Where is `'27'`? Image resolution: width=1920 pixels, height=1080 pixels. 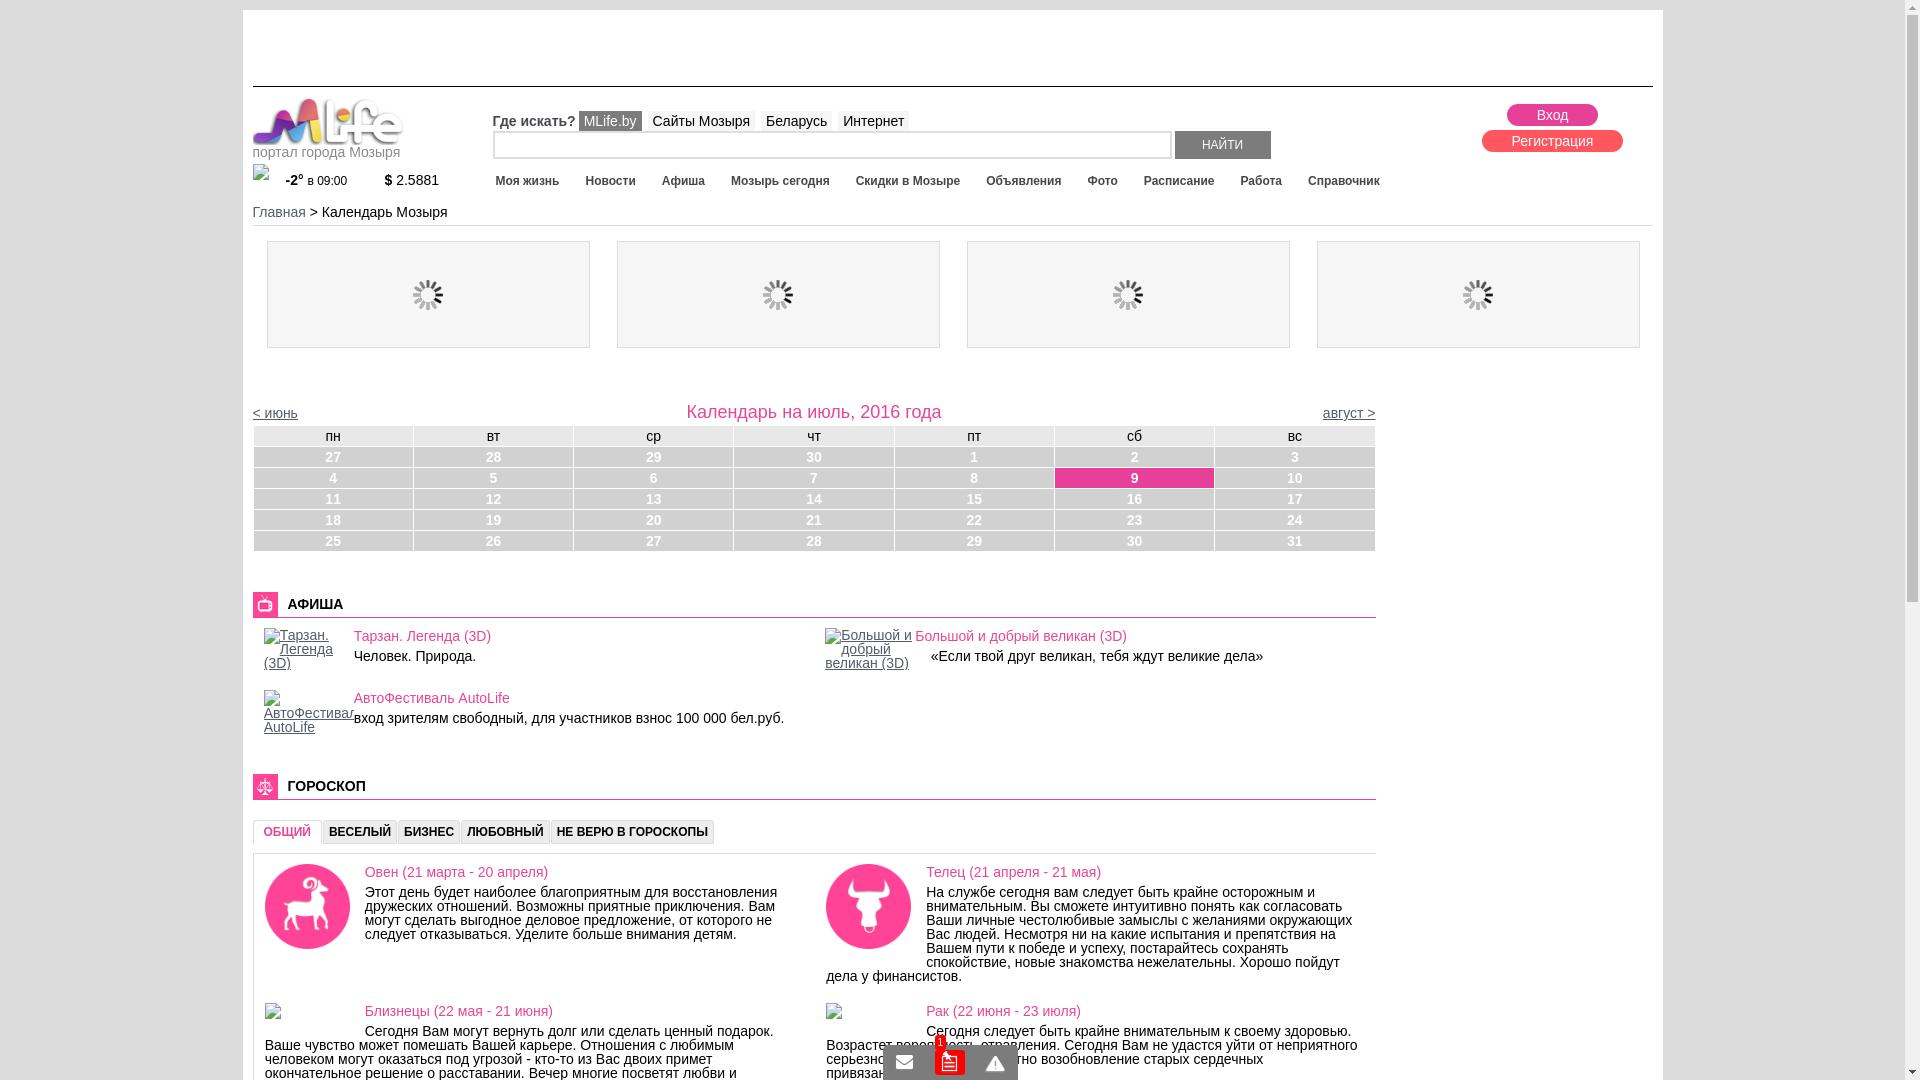
'27' is located at coordinates (333, 456).